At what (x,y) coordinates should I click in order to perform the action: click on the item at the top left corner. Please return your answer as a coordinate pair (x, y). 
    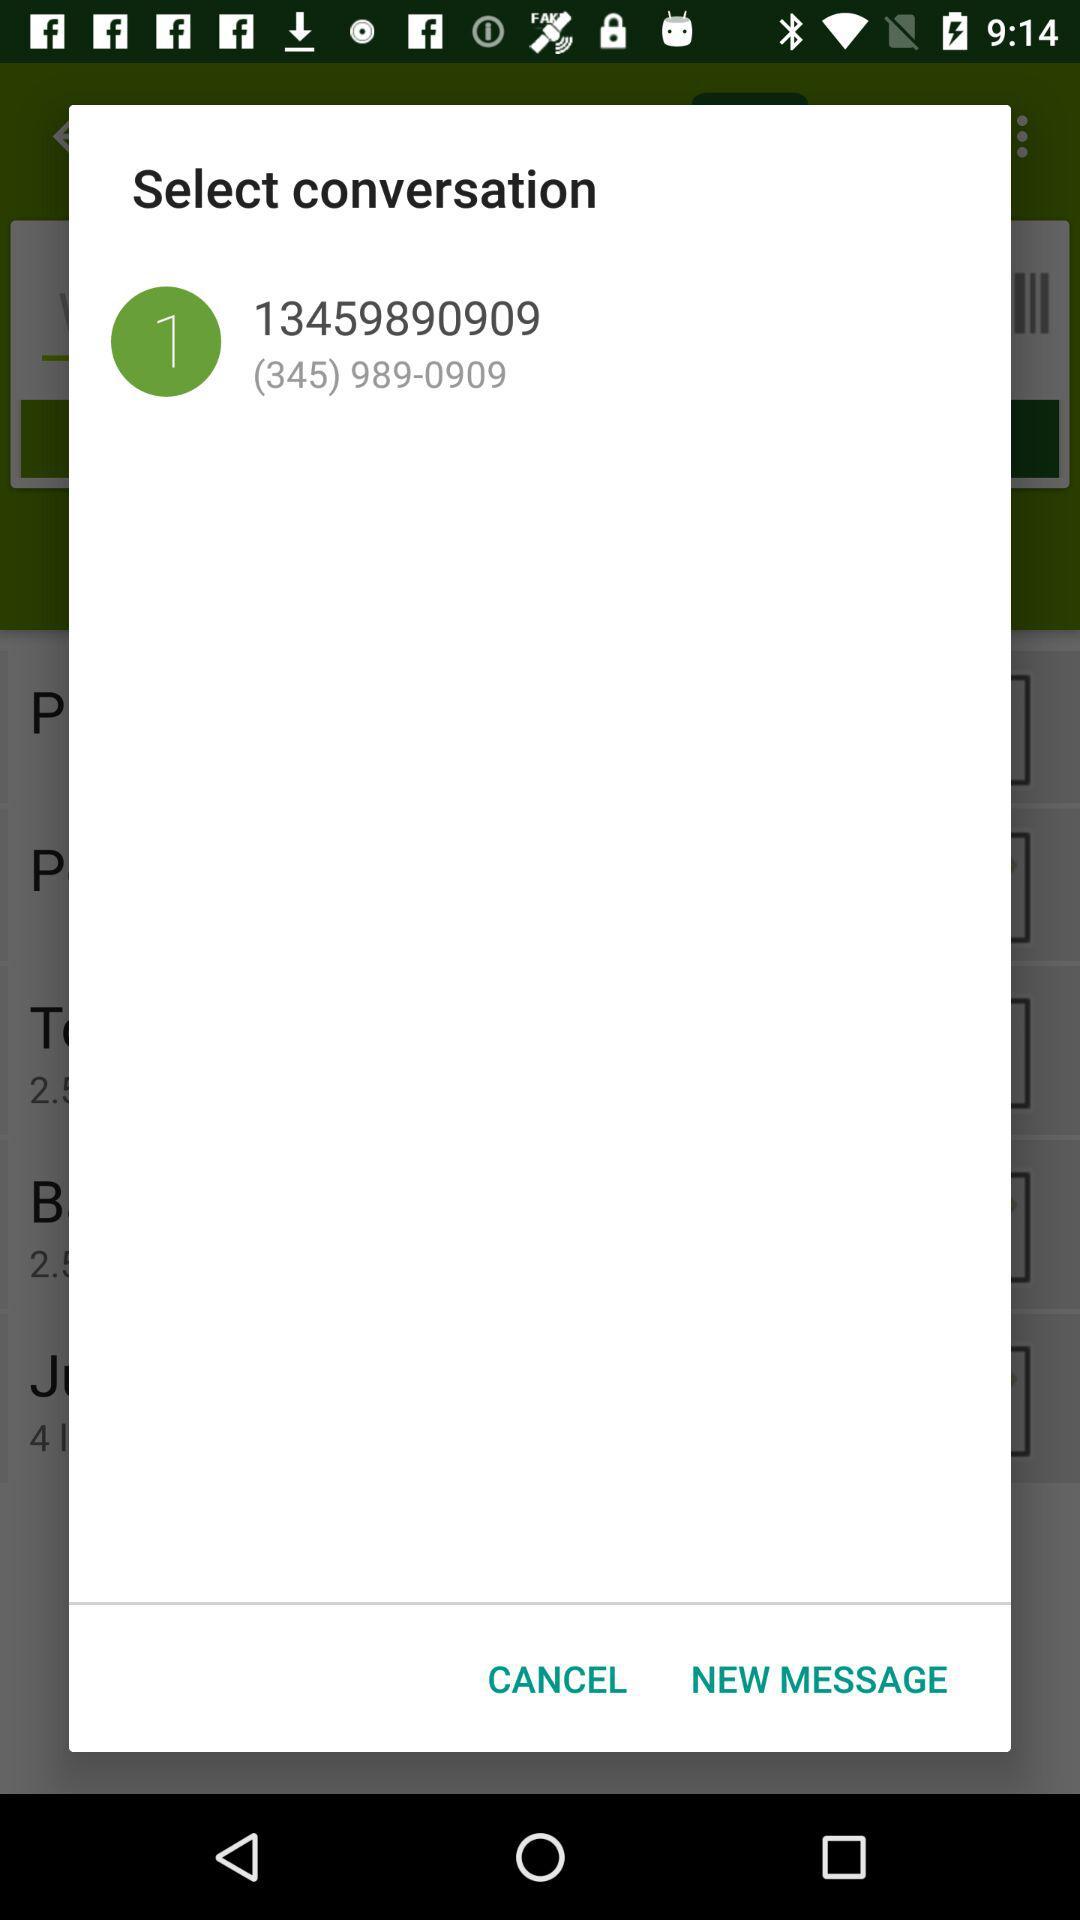
    Looking at the image, I should click on (165, 341).